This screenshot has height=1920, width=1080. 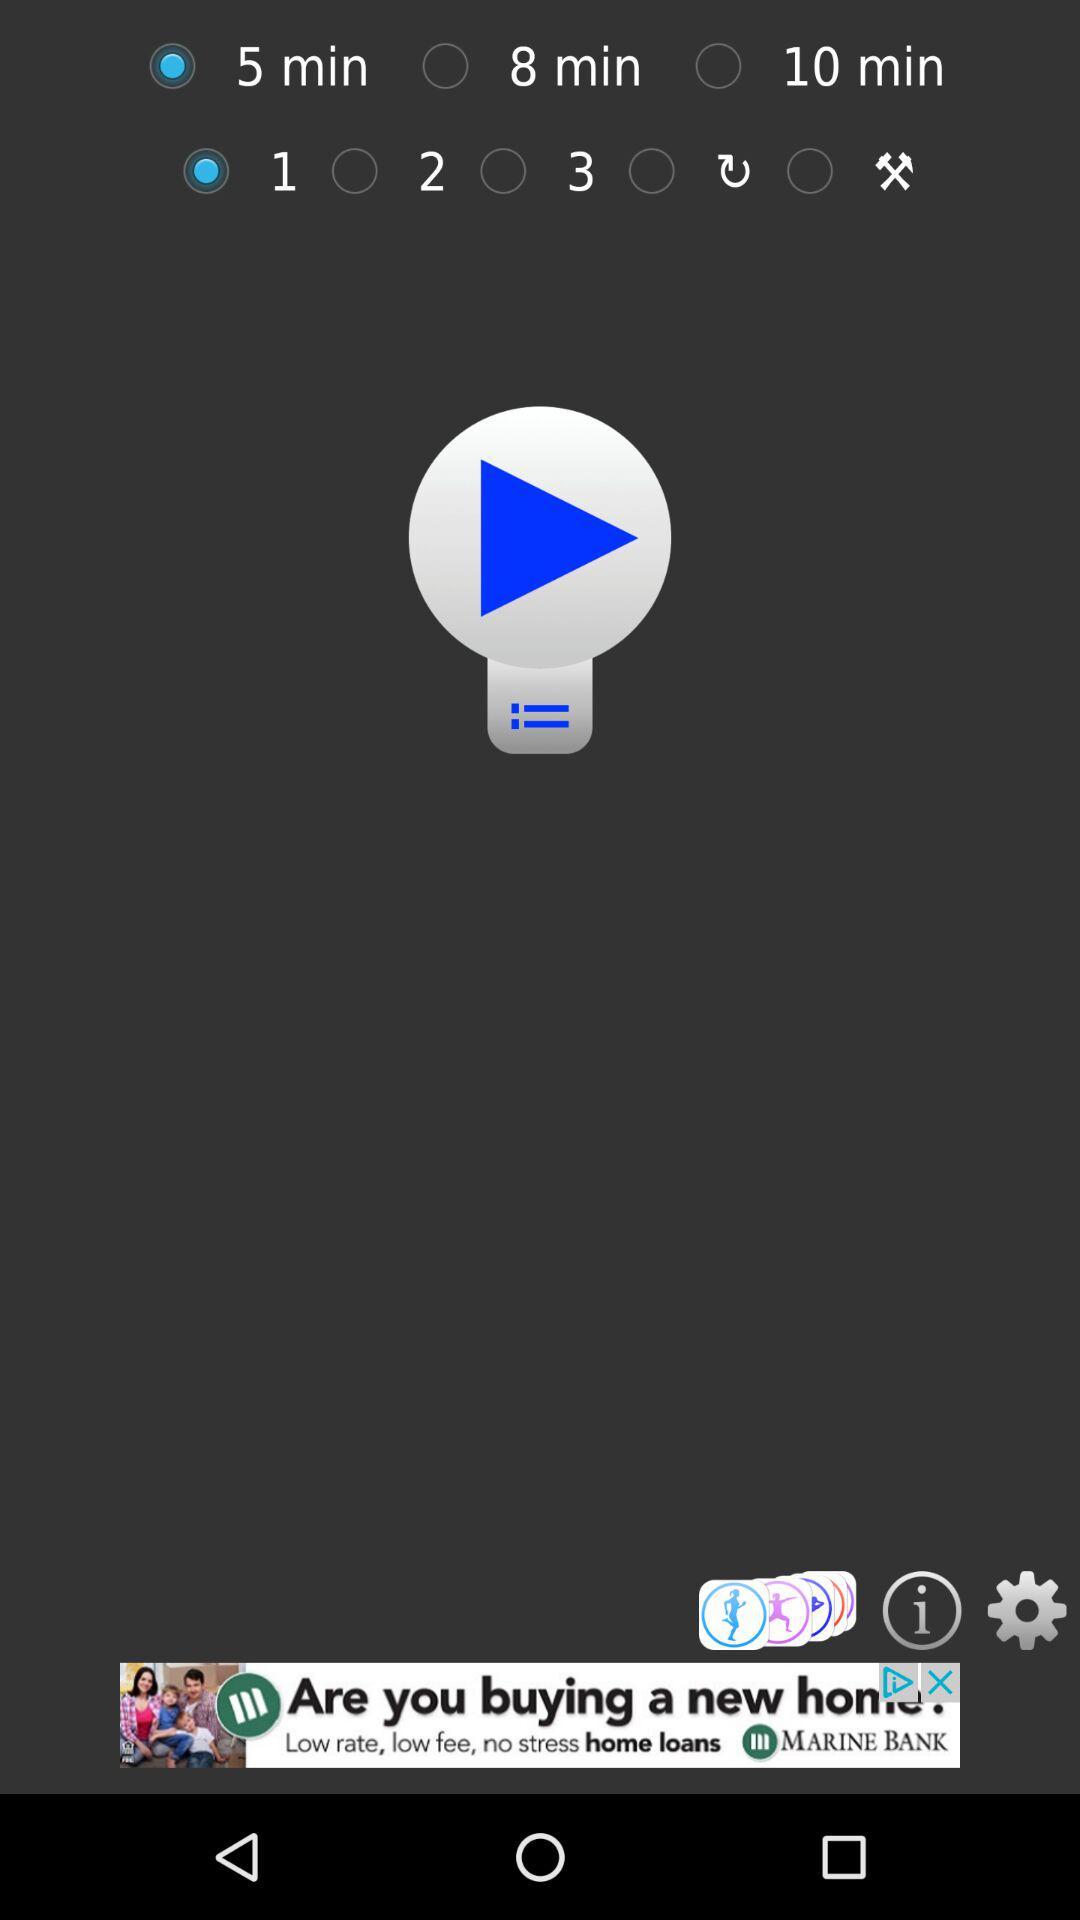 I want to click on info option, so click(x=922, y=1610).